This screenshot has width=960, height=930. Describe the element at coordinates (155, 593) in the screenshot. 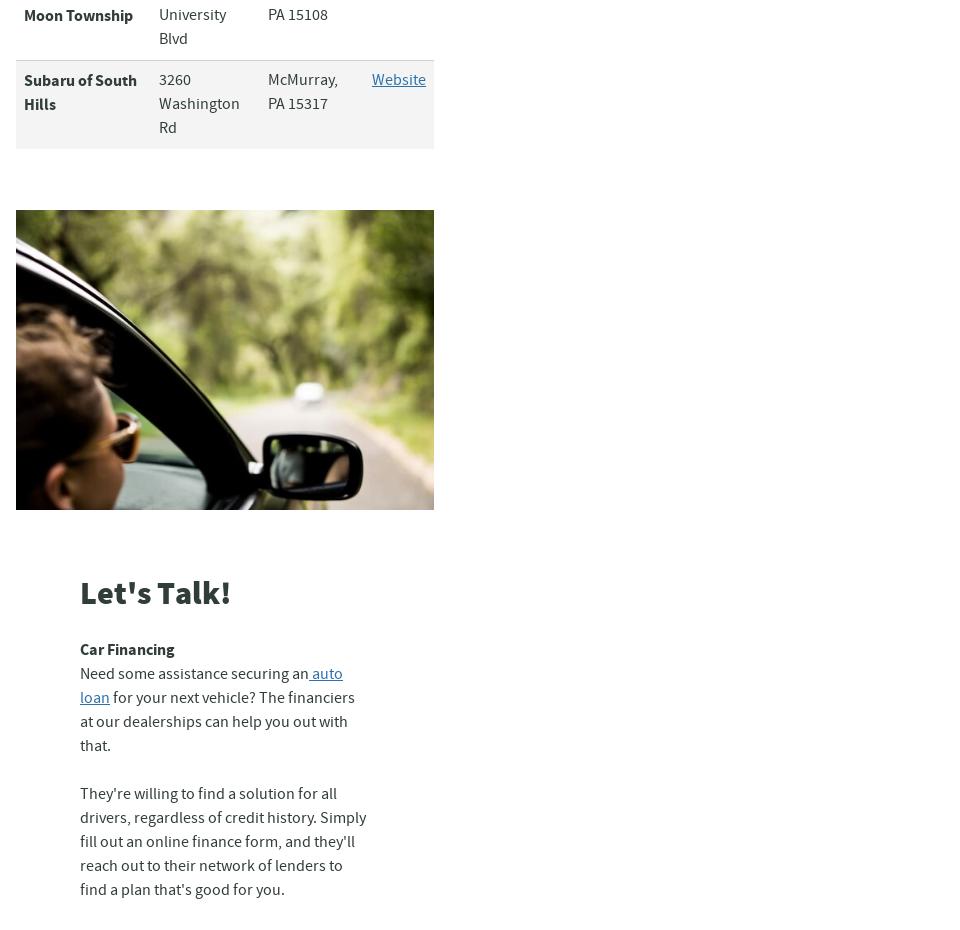

I see `'Let's Talk!'` at that location.